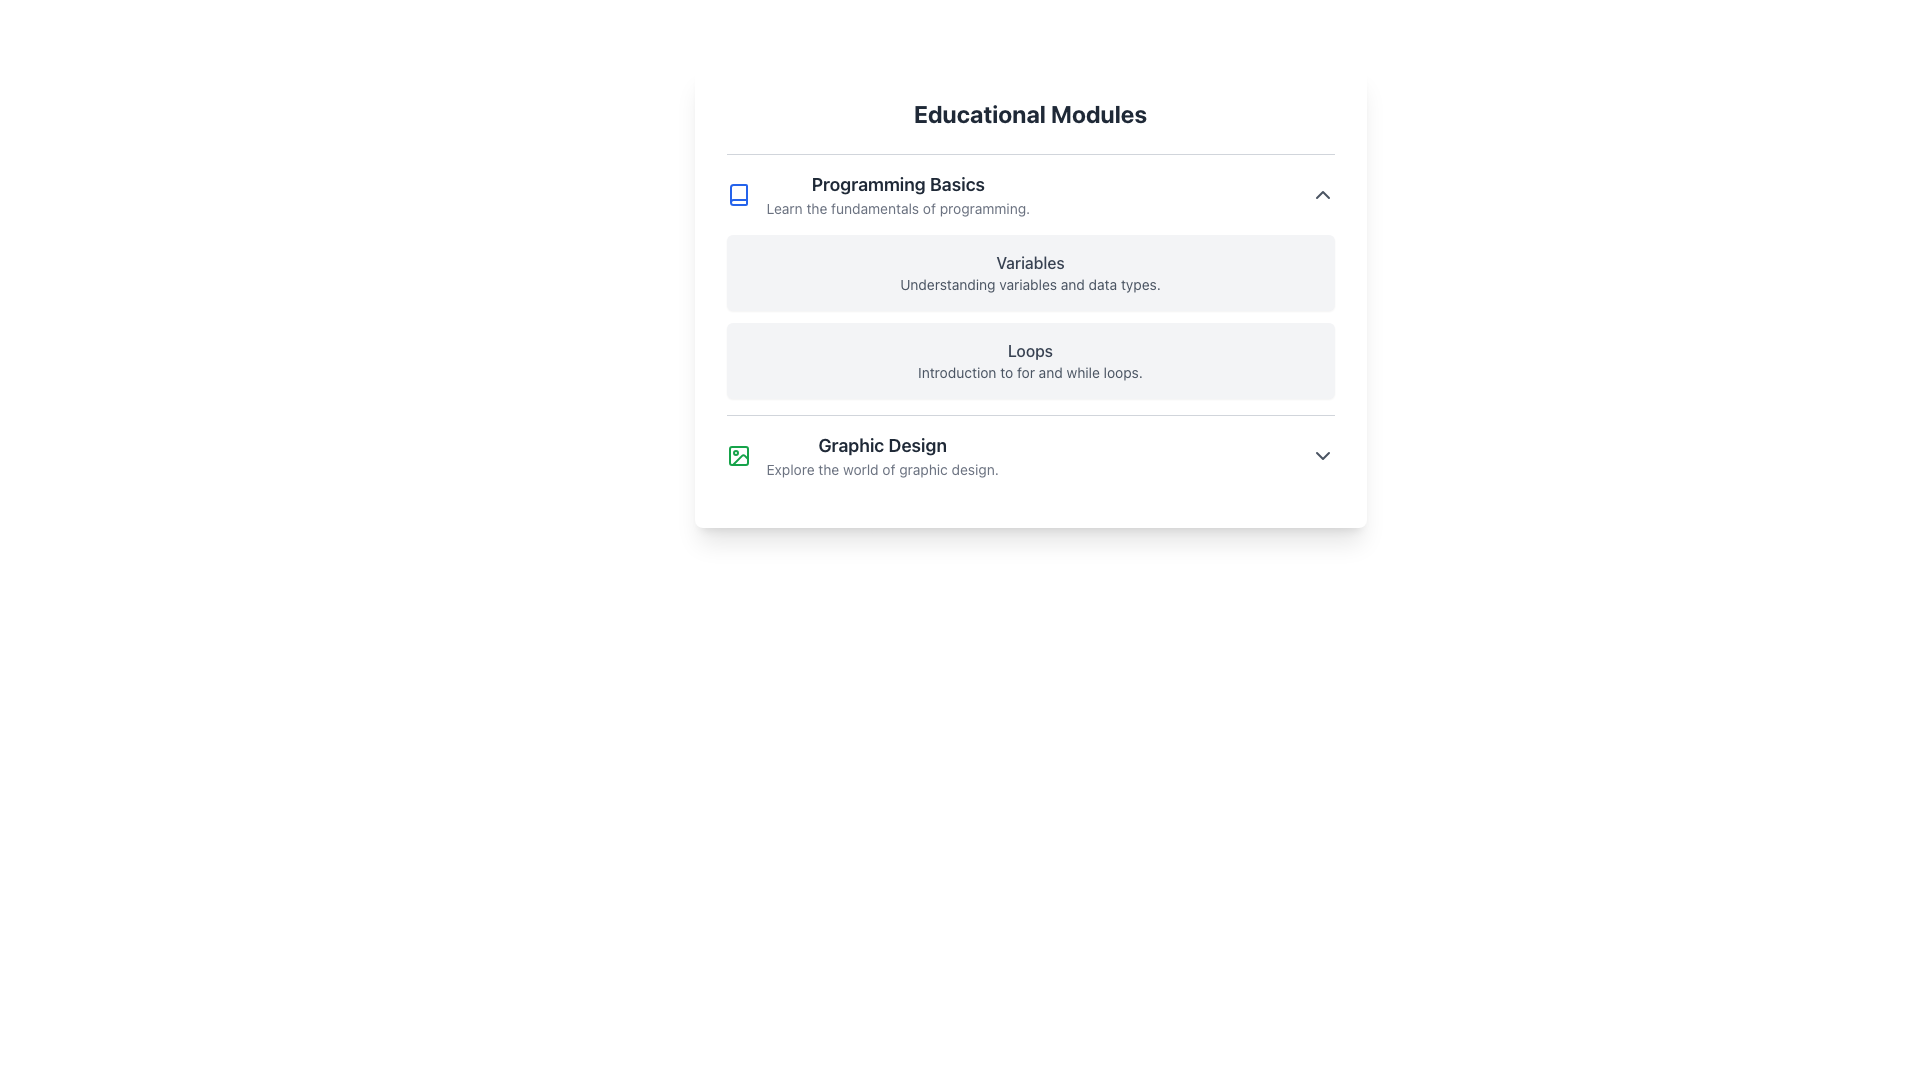 The image size is (1920, 1080). What do you see at coordinates (881, 470) in the screenshot?
I see `the text label that says 'Explore the world of graphic design.', which is styled in a smaller, muted gray font and is located below the 'Graphic Design' text within the 'Educational Modules' section` at bounding box center [881, 470].